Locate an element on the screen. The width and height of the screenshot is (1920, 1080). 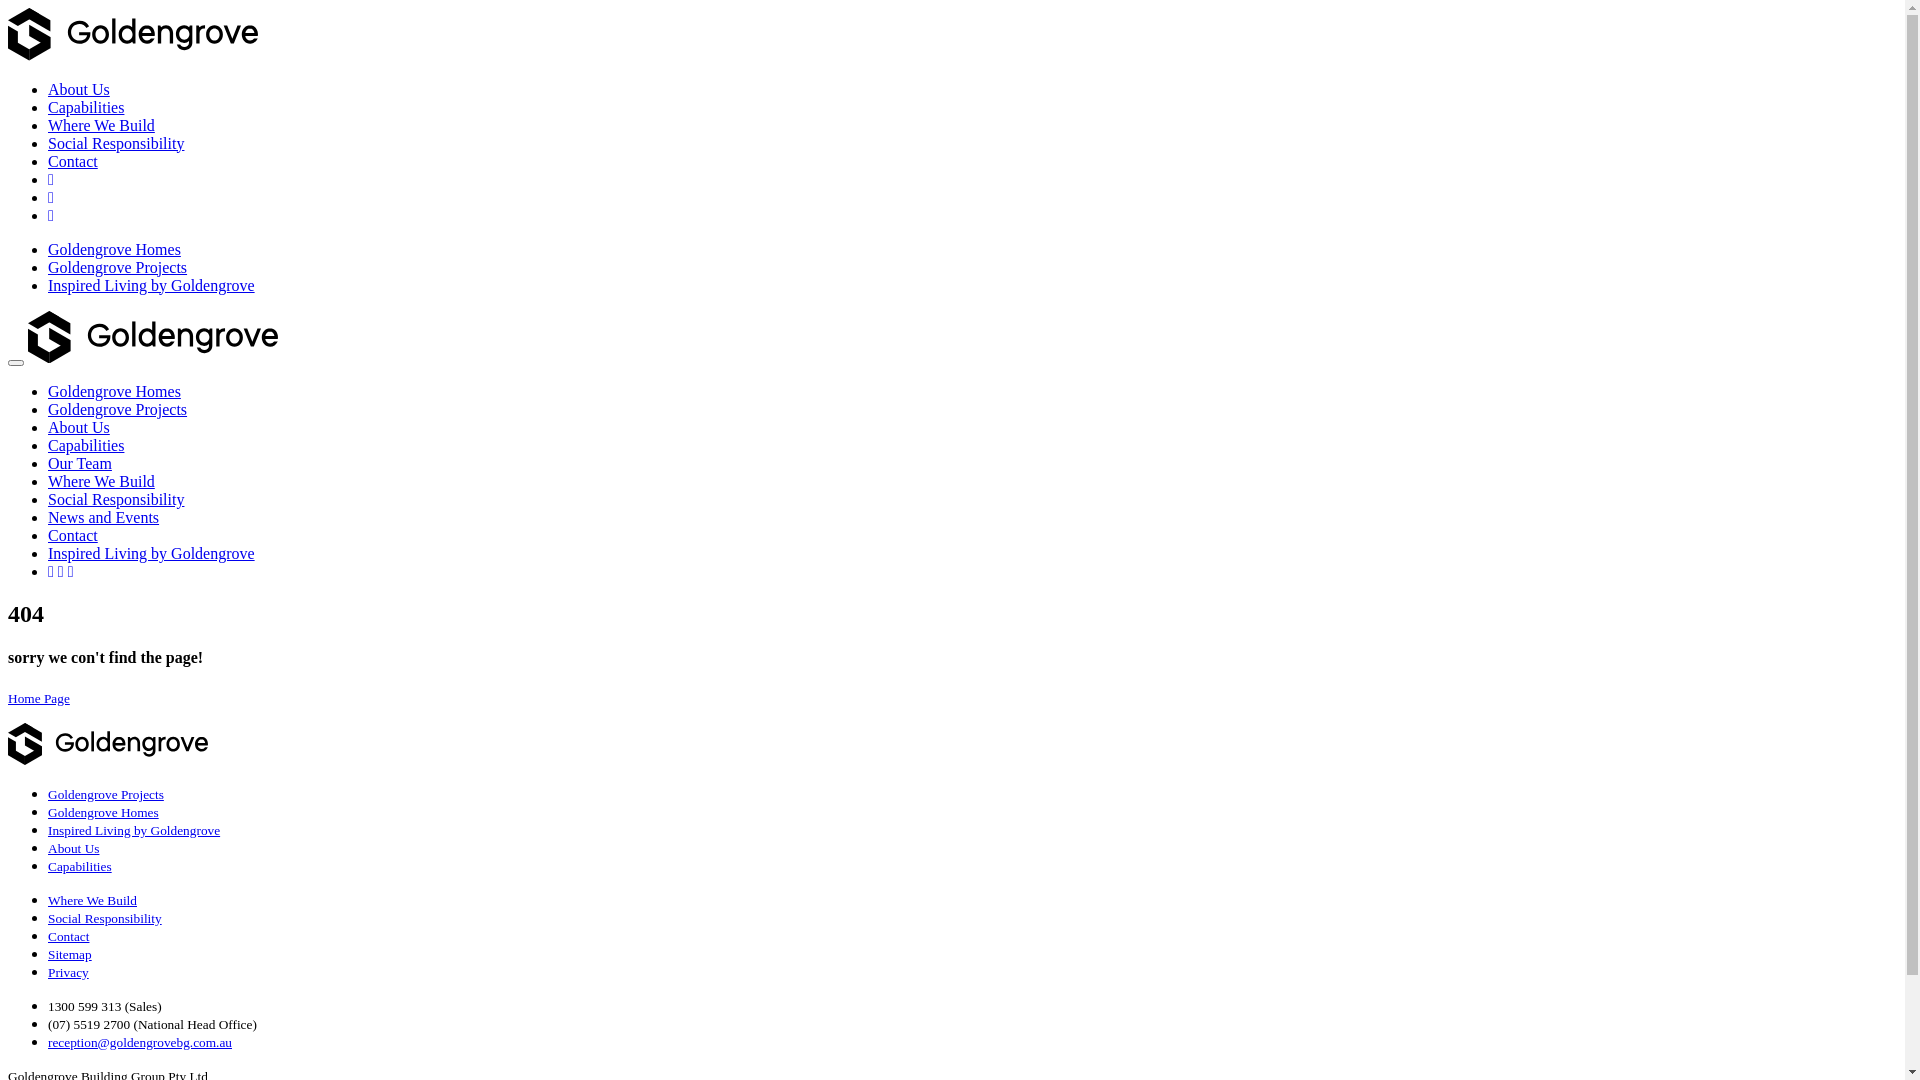
'reception@goldengrovebg.com.au' is located at coordinates (48, 1040).